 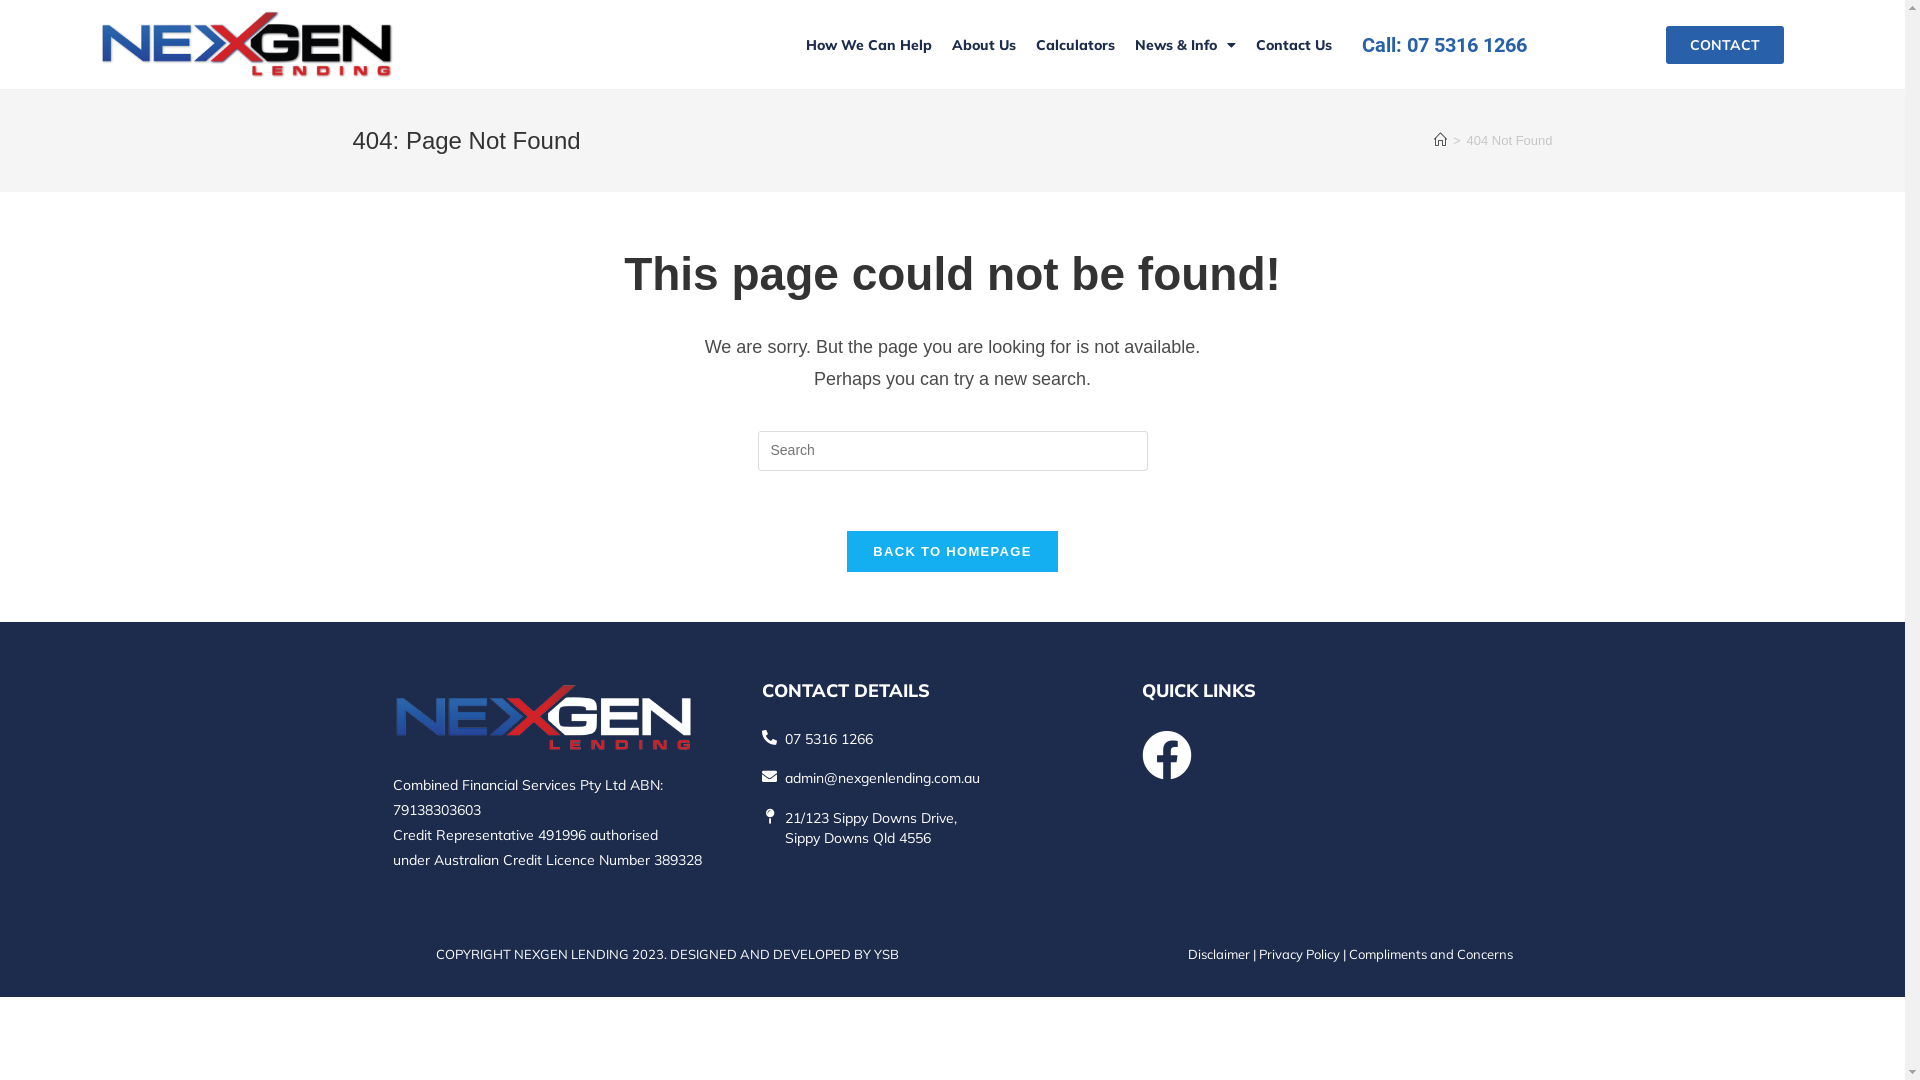 What do you see at coordinates (1185, 45) in the screenshot?
I see `'News & Info'` at bounding box center [1185, 45].